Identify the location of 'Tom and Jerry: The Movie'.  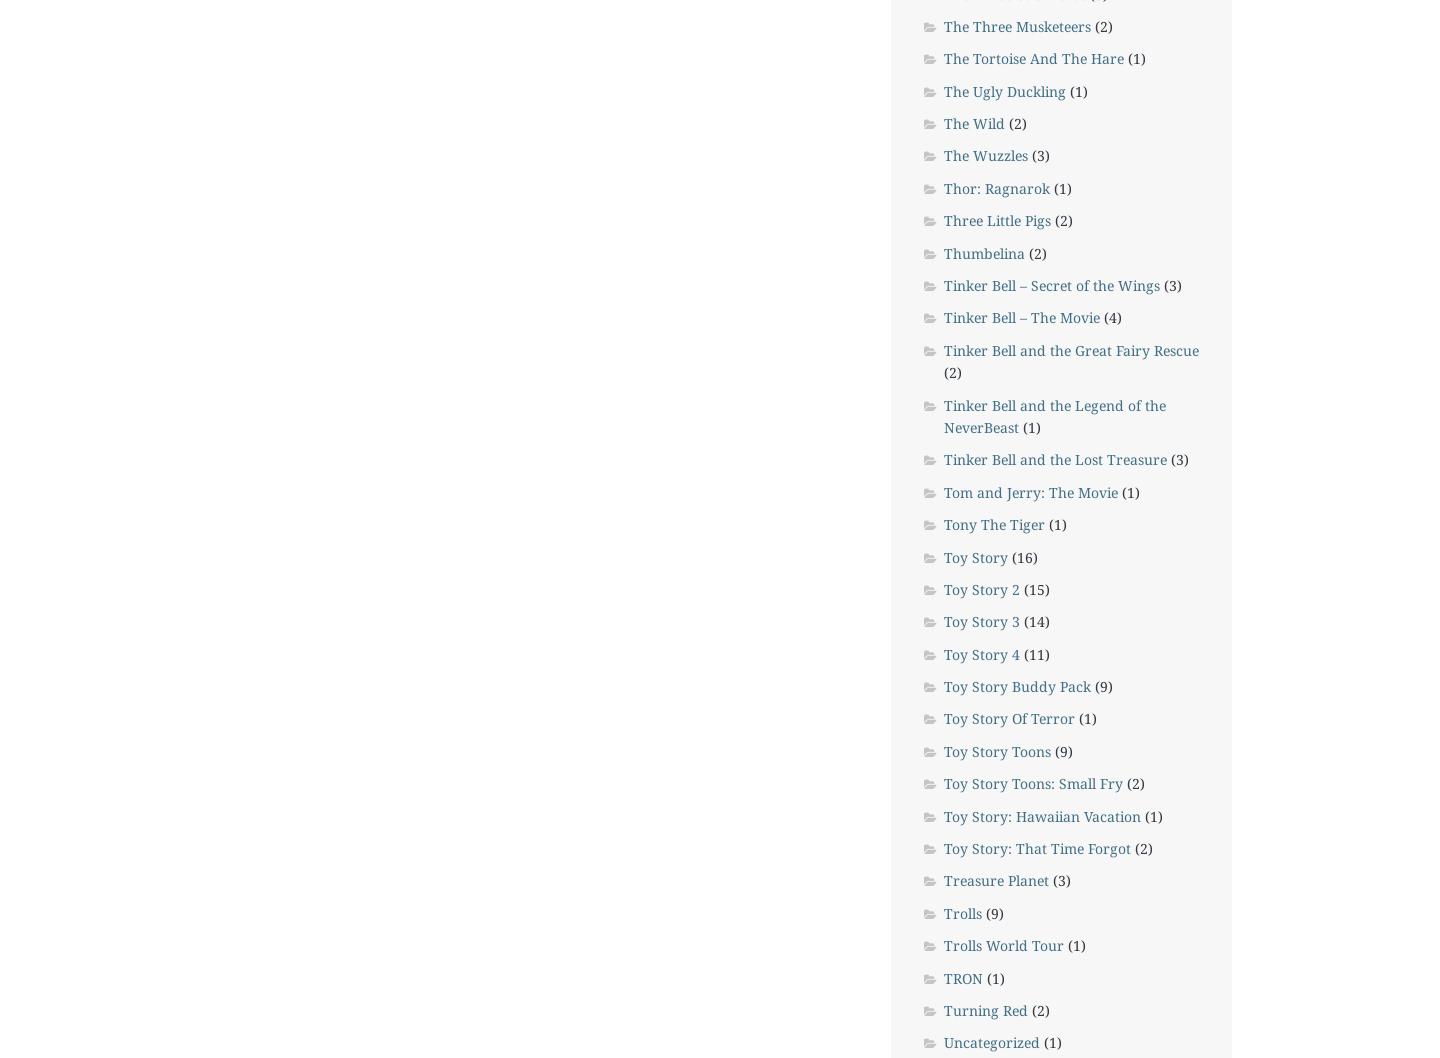
(1030, 490).